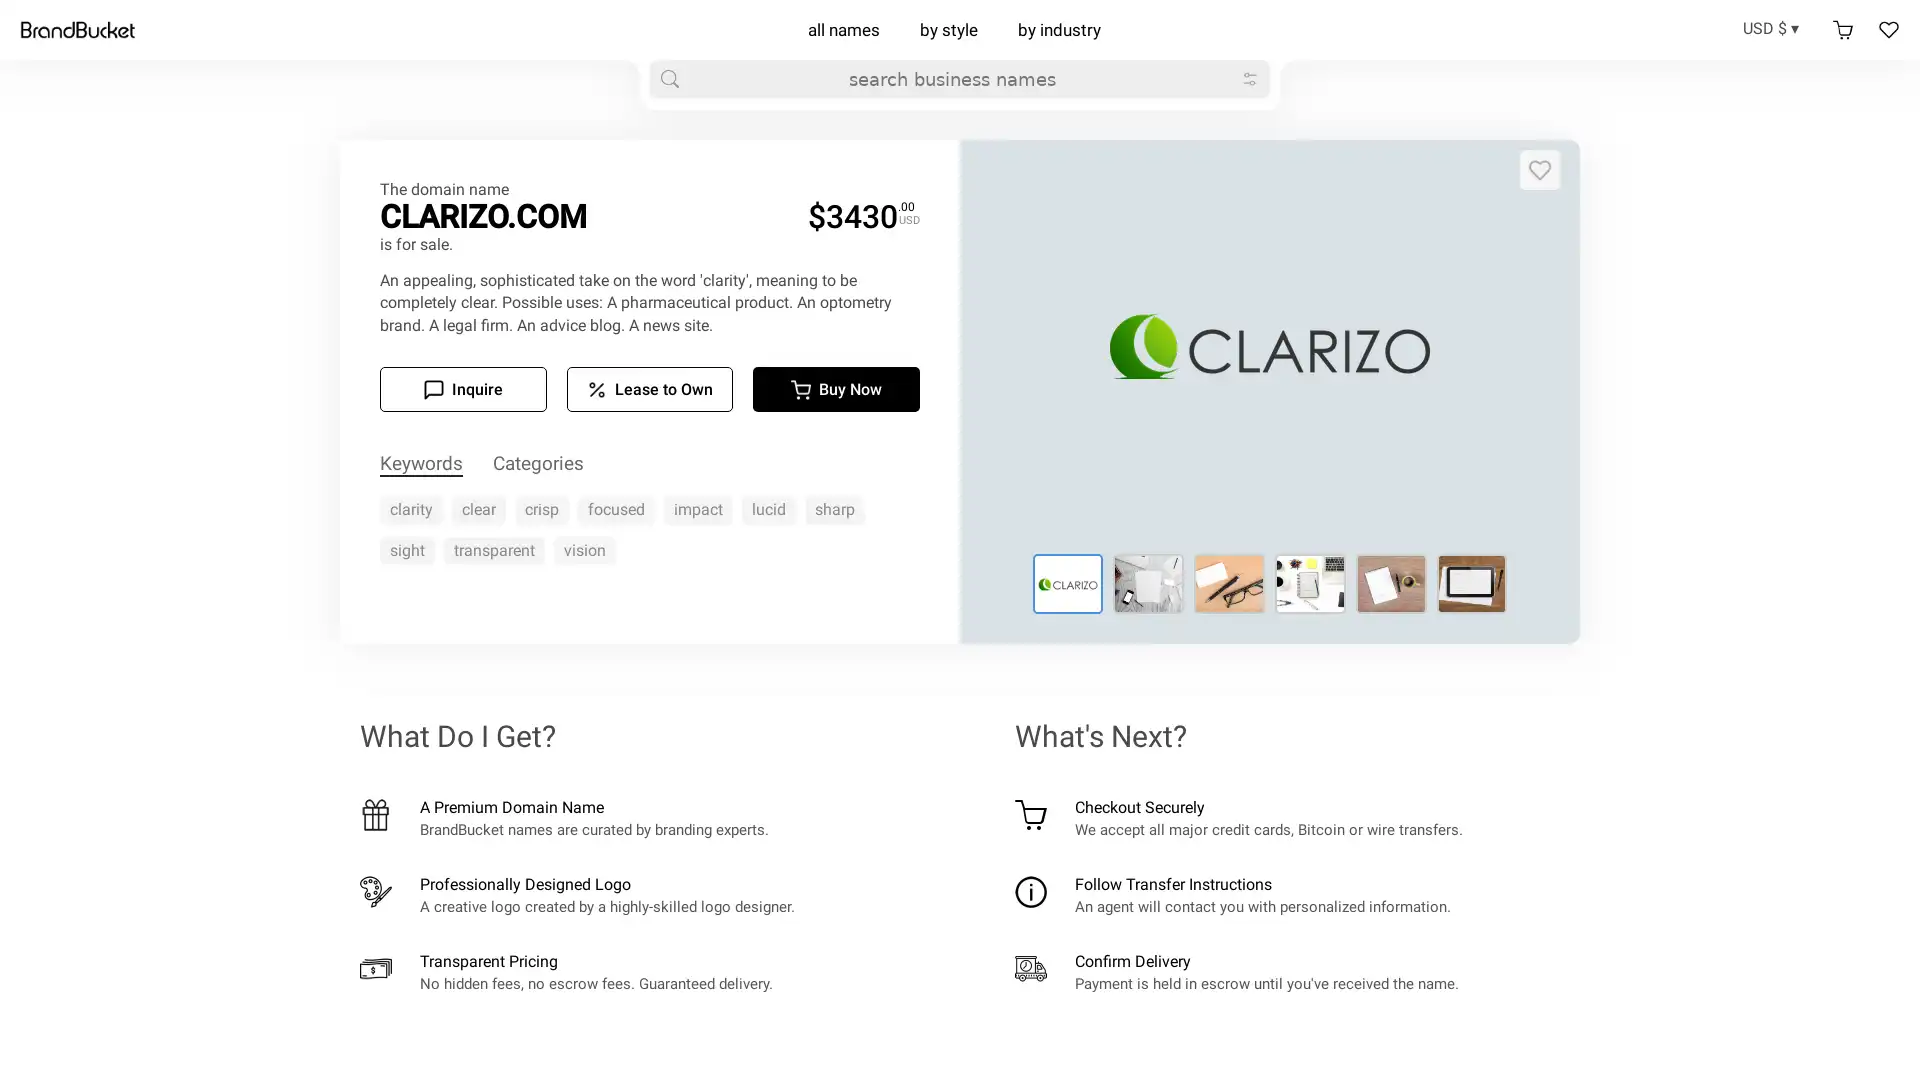 The image size is (1920, 1080). Describe the element at coordinates (1777, 27) in the screenshot. I see `USD $` at that location.